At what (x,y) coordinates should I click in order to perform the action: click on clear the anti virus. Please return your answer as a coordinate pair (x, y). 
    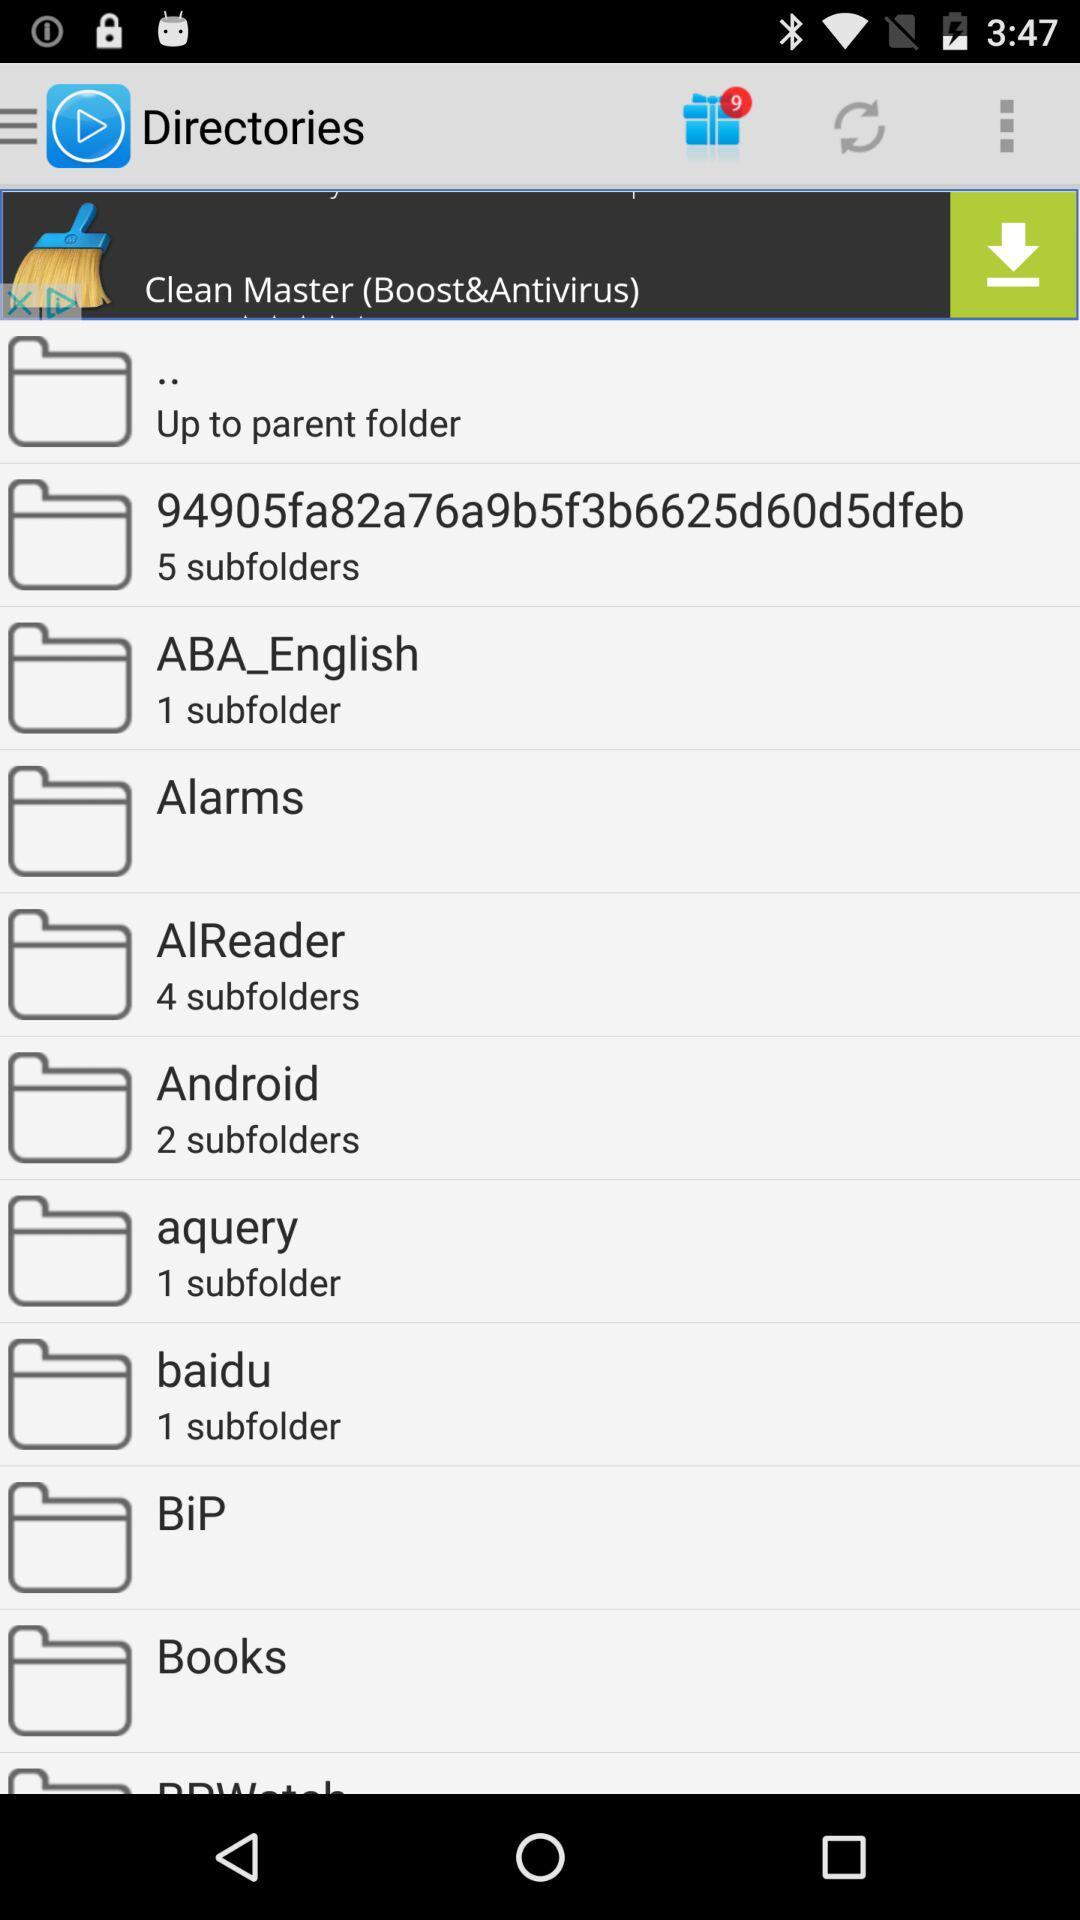
    Looking at the image, I should click on (540, 253).